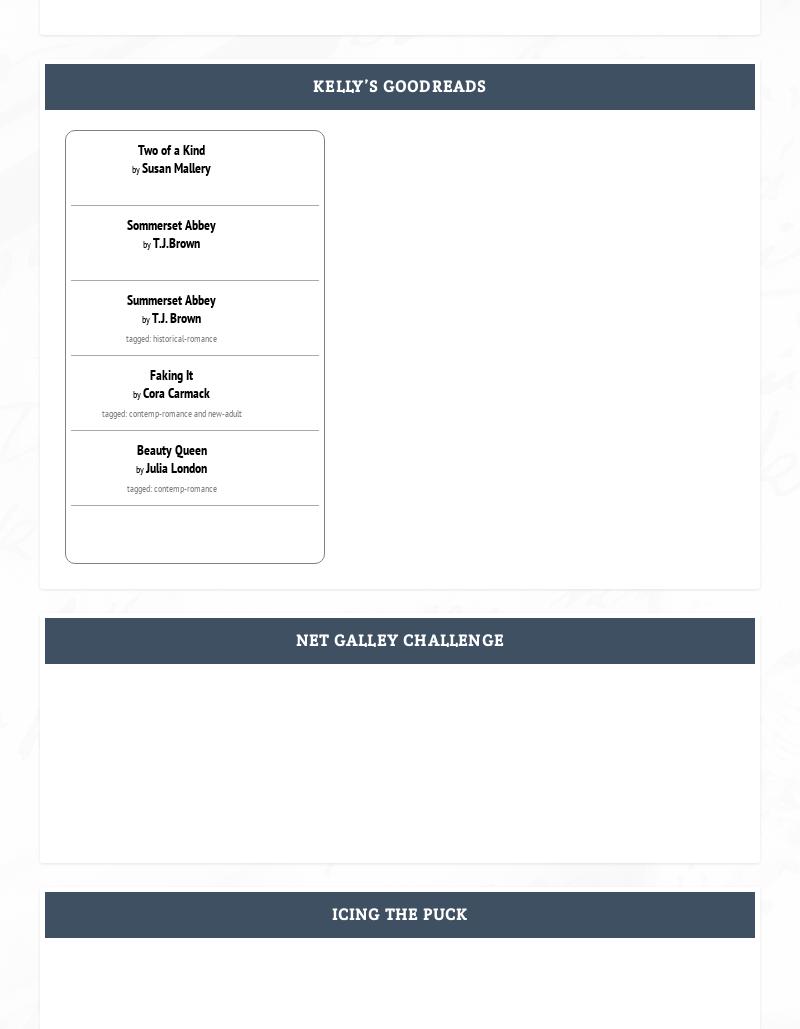 This screenshot has width=800, height=1029. Describe the element at coordinates (169, 487) in the screenshot. I see `'tagged:
            contemp-romance'` at that location.